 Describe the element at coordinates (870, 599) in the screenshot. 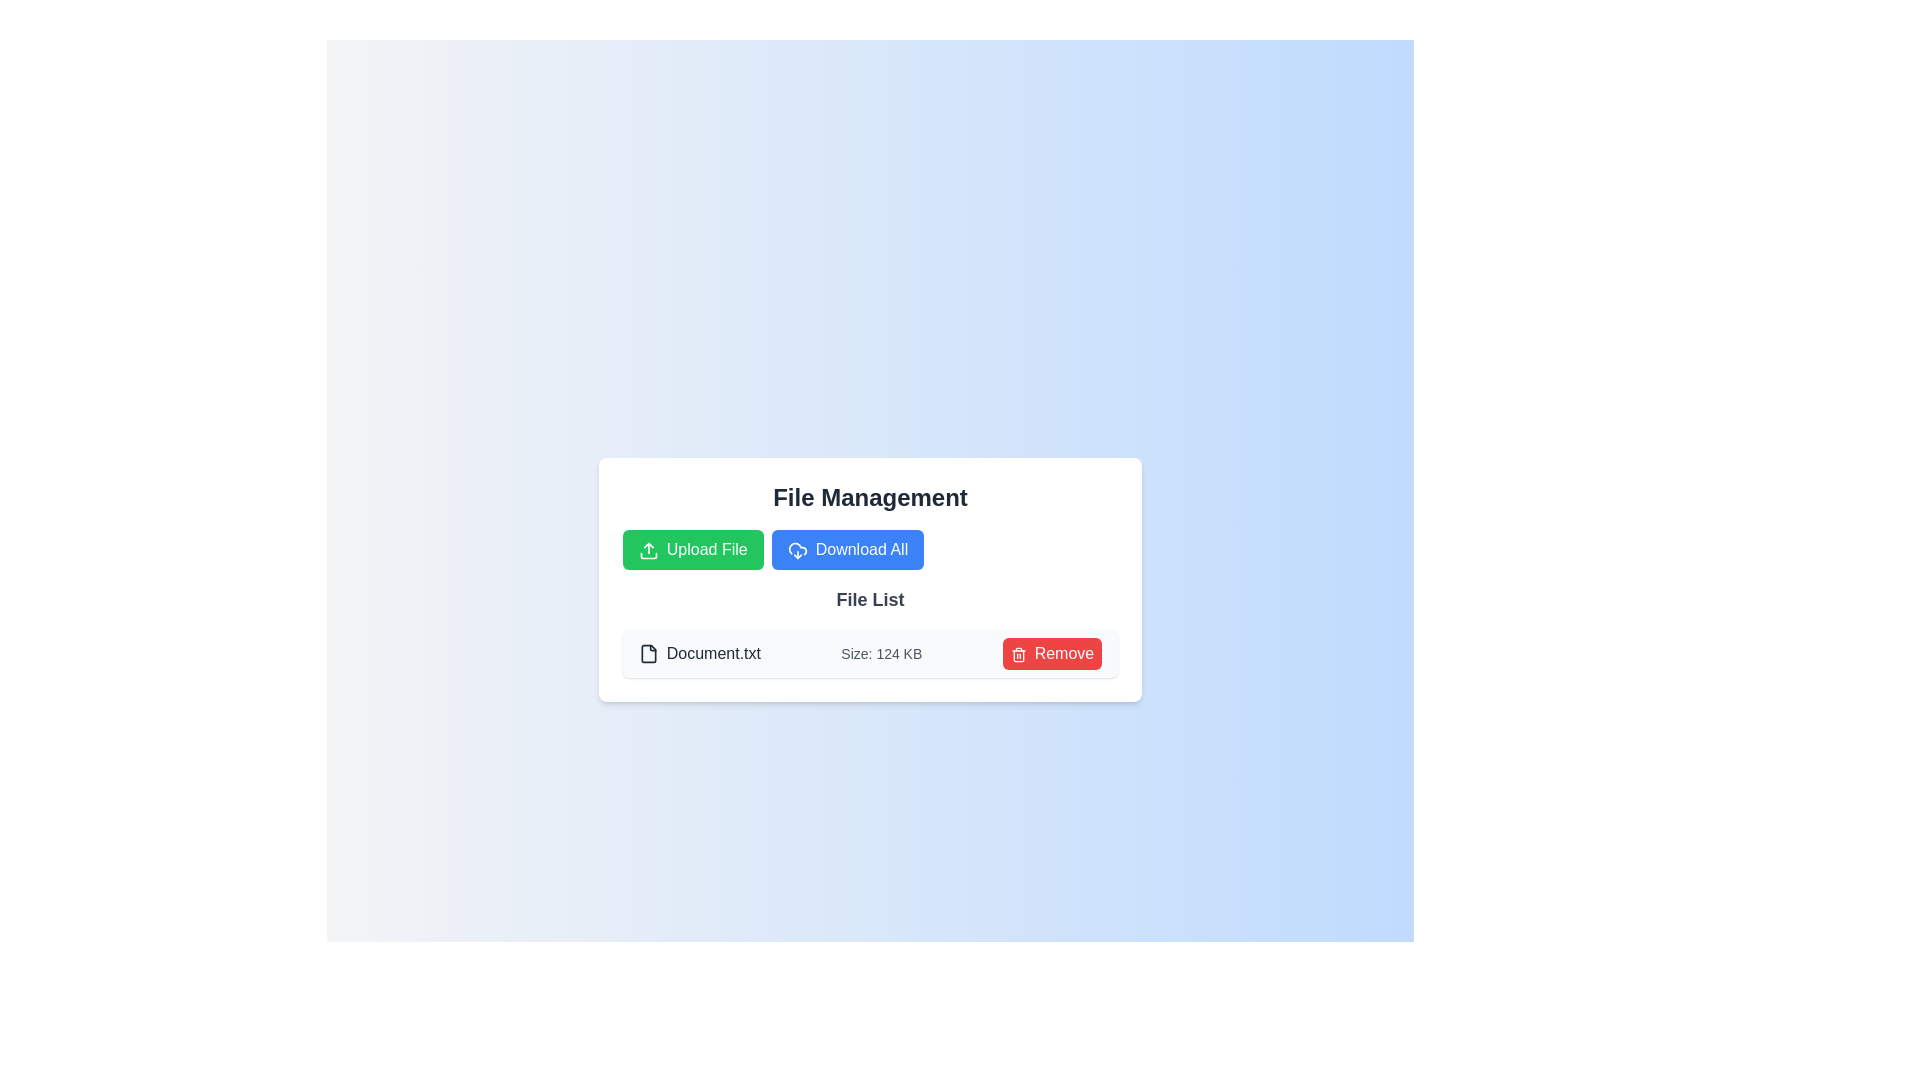

I see `the text label that serves as a heading for the section indicating the content or purpose of the section, which is located underneath the 'Upload File' and 'Download All' buttons, and above the list of files` at that location.